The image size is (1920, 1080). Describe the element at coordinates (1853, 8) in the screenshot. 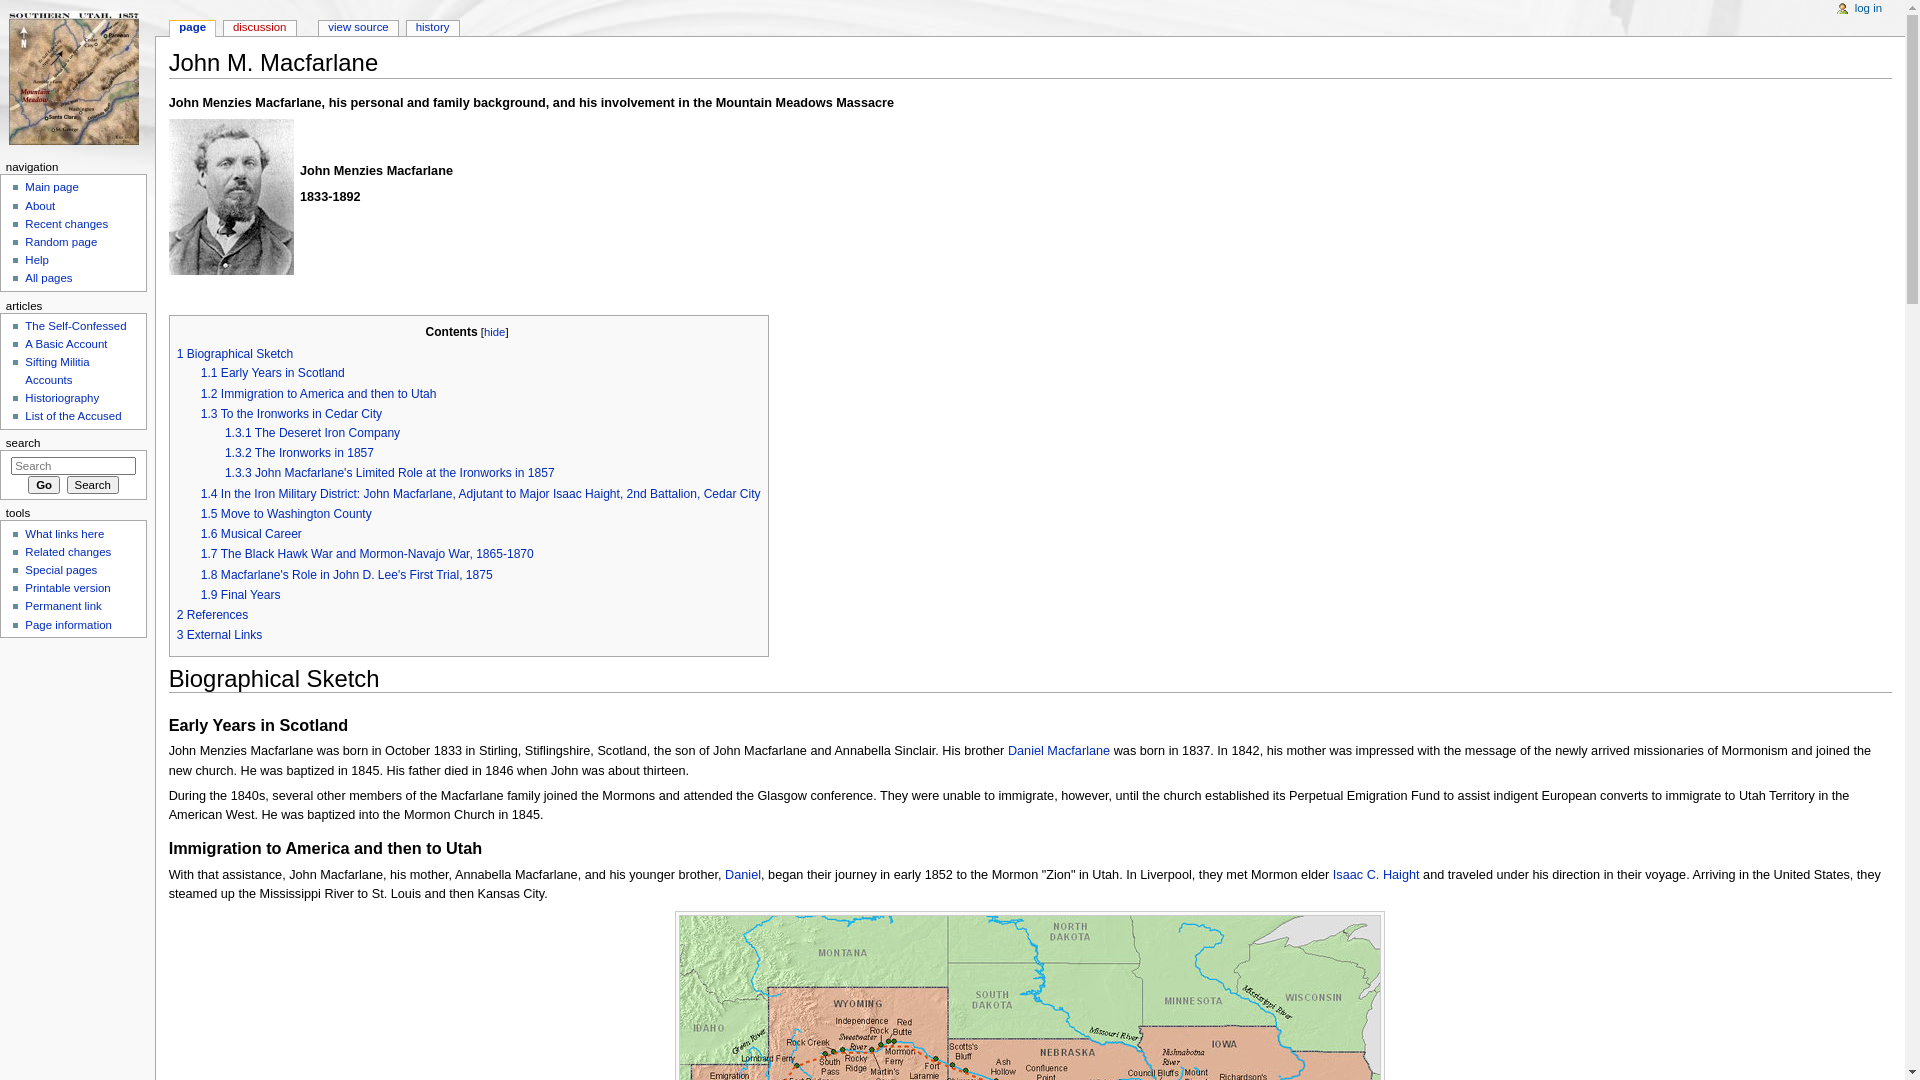

I see `'log in'` at that location.